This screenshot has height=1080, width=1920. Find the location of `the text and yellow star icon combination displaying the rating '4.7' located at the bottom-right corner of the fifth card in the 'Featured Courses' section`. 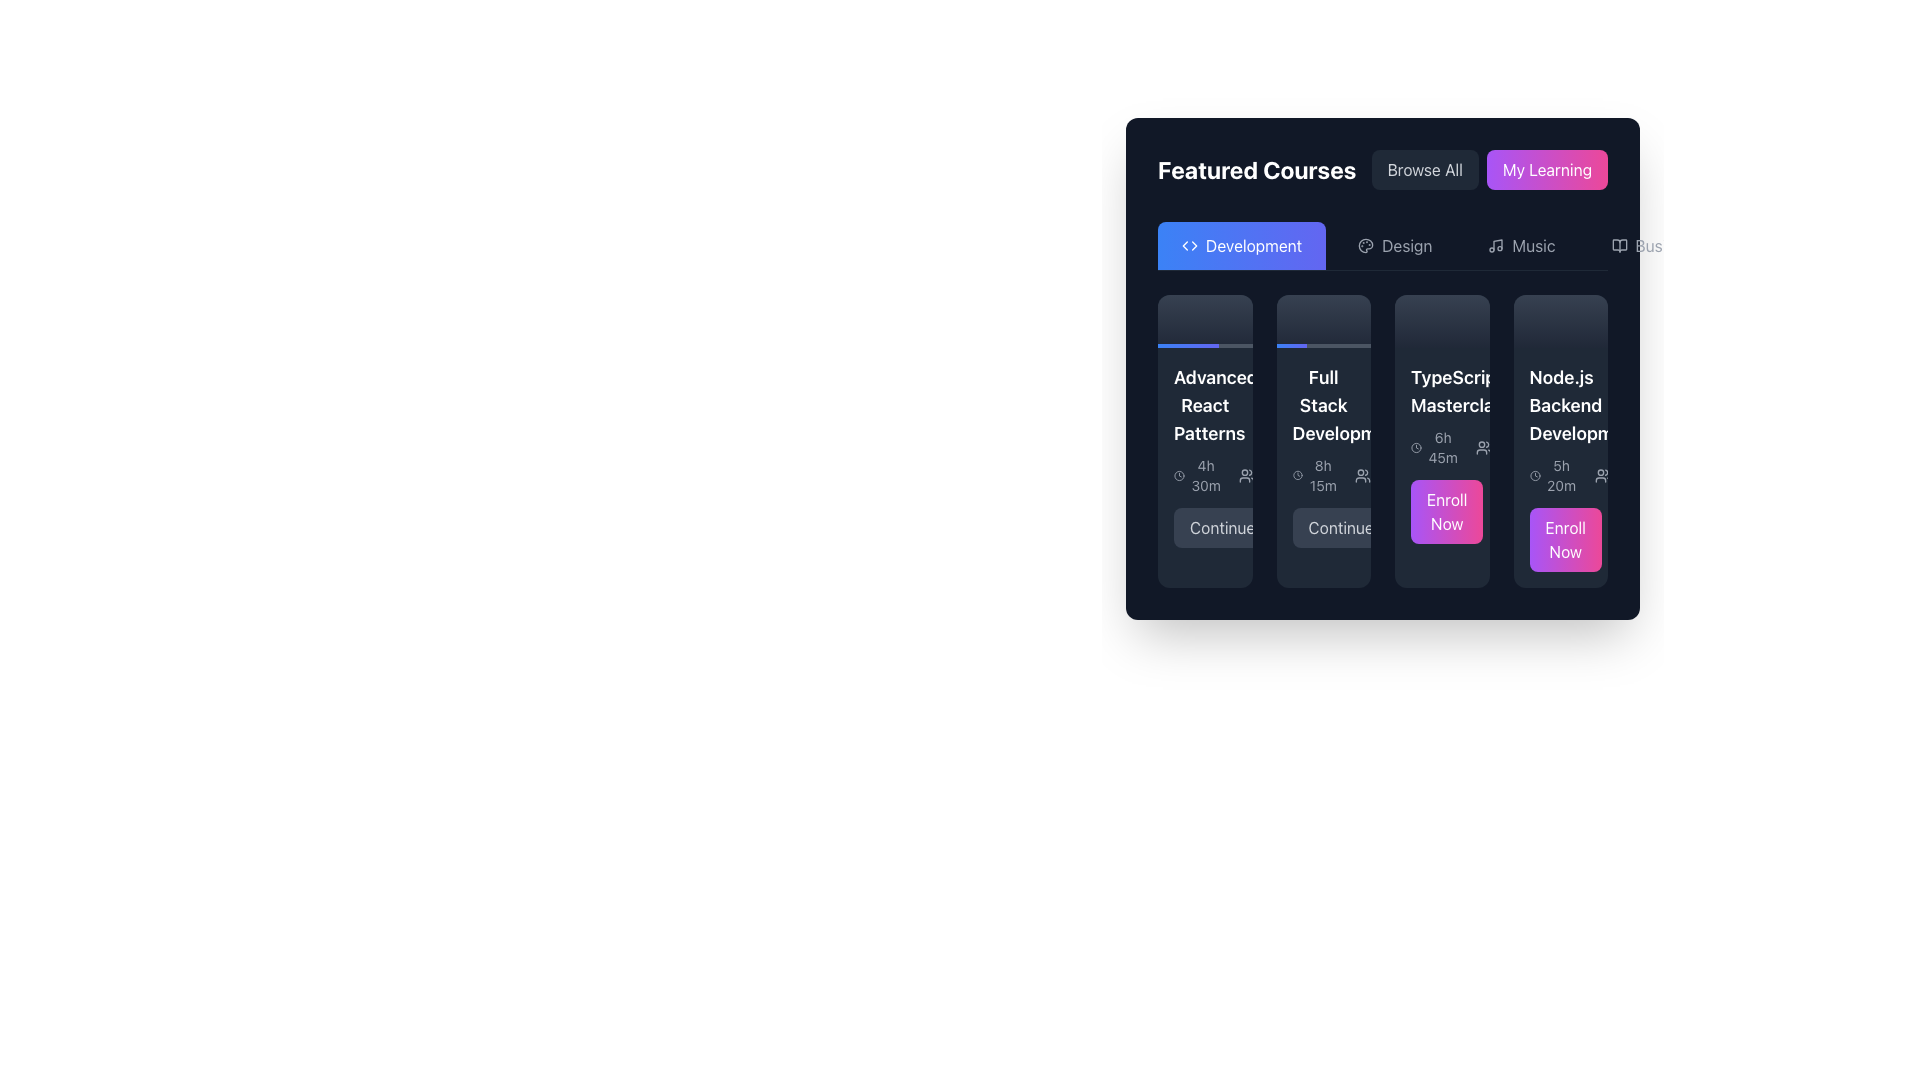

the text and yellow star icon combination displaying the rating '4.7' located at the bottom-right corner of the fifth card in the 'Featured Courses' section is located at coordinates (1565, 447).